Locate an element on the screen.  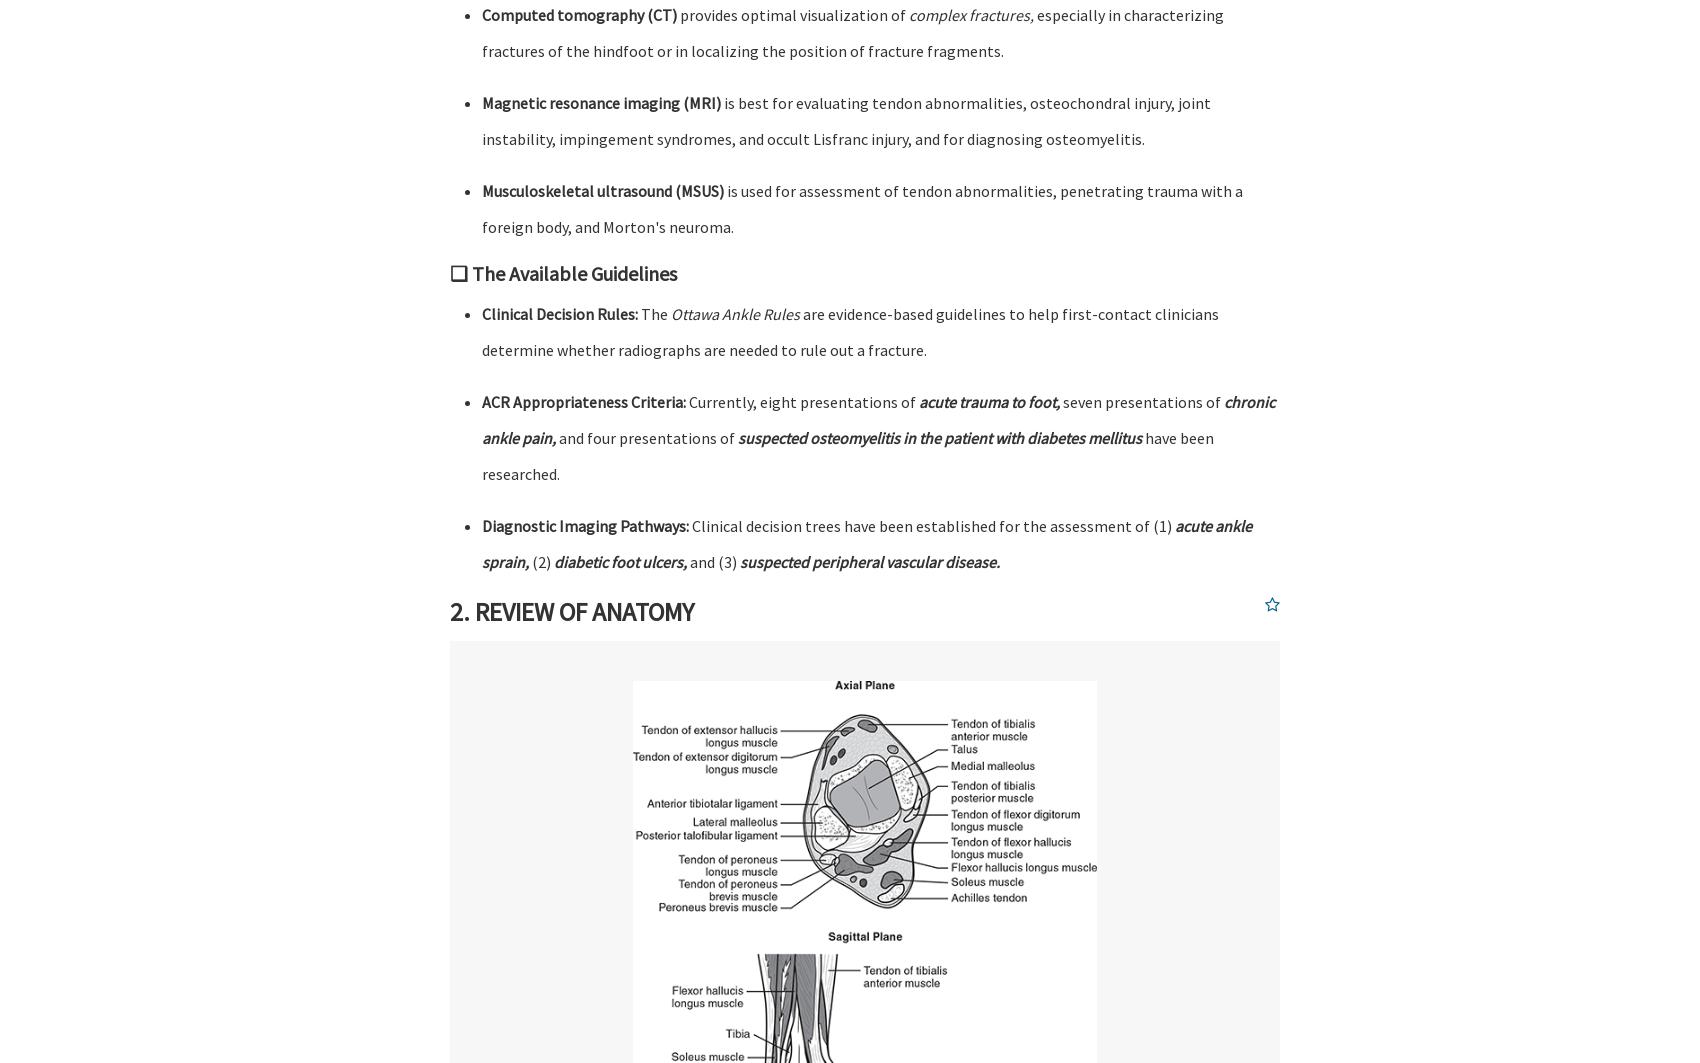
'acute ankle sprain,' is located at coordinates (867, 543).